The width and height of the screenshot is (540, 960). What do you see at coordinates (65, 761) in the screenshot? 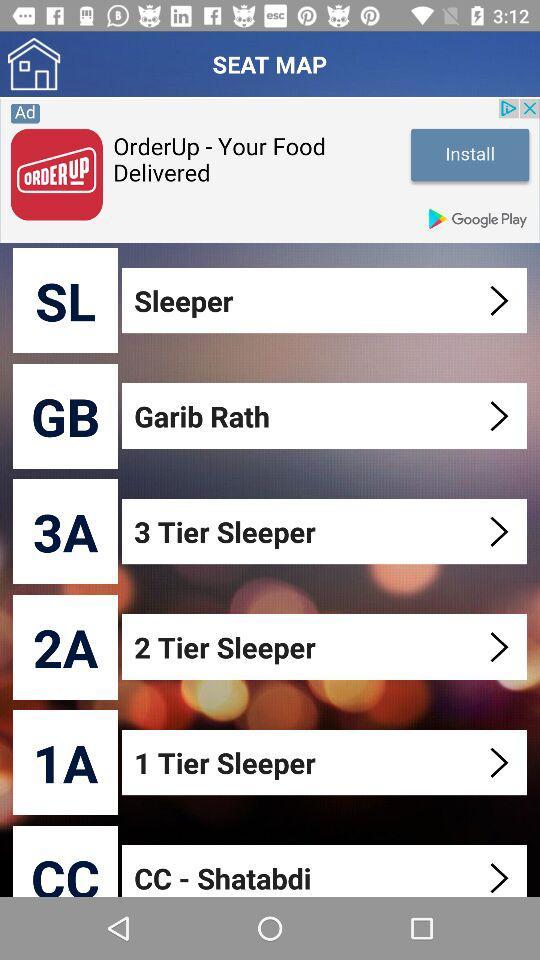
I see `the icon to the left of 1 tier sleeper item` at bounding box center [65, 761].